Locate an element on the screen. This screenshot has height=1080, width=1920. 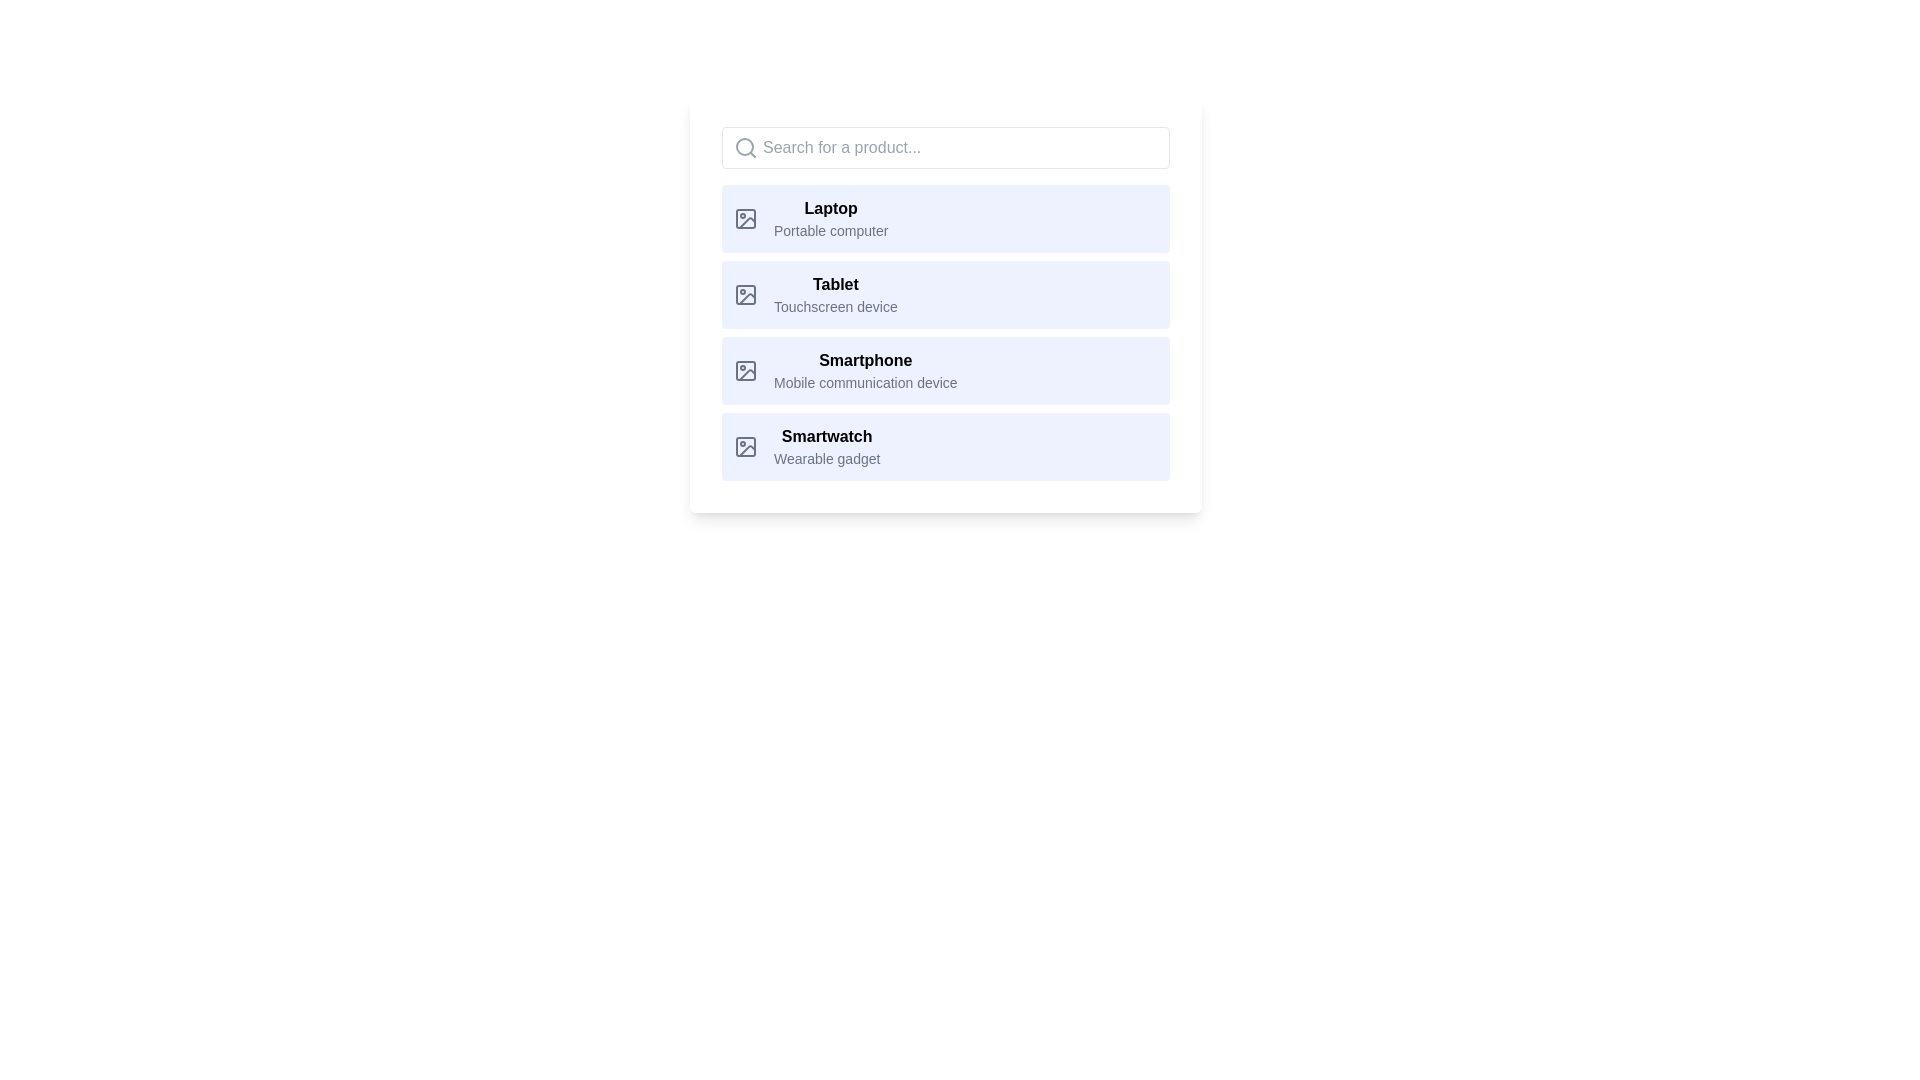
the List item displaying 'Tablet' with the subtitle 'Touchscreen device' is located at coordinates (944, 304).